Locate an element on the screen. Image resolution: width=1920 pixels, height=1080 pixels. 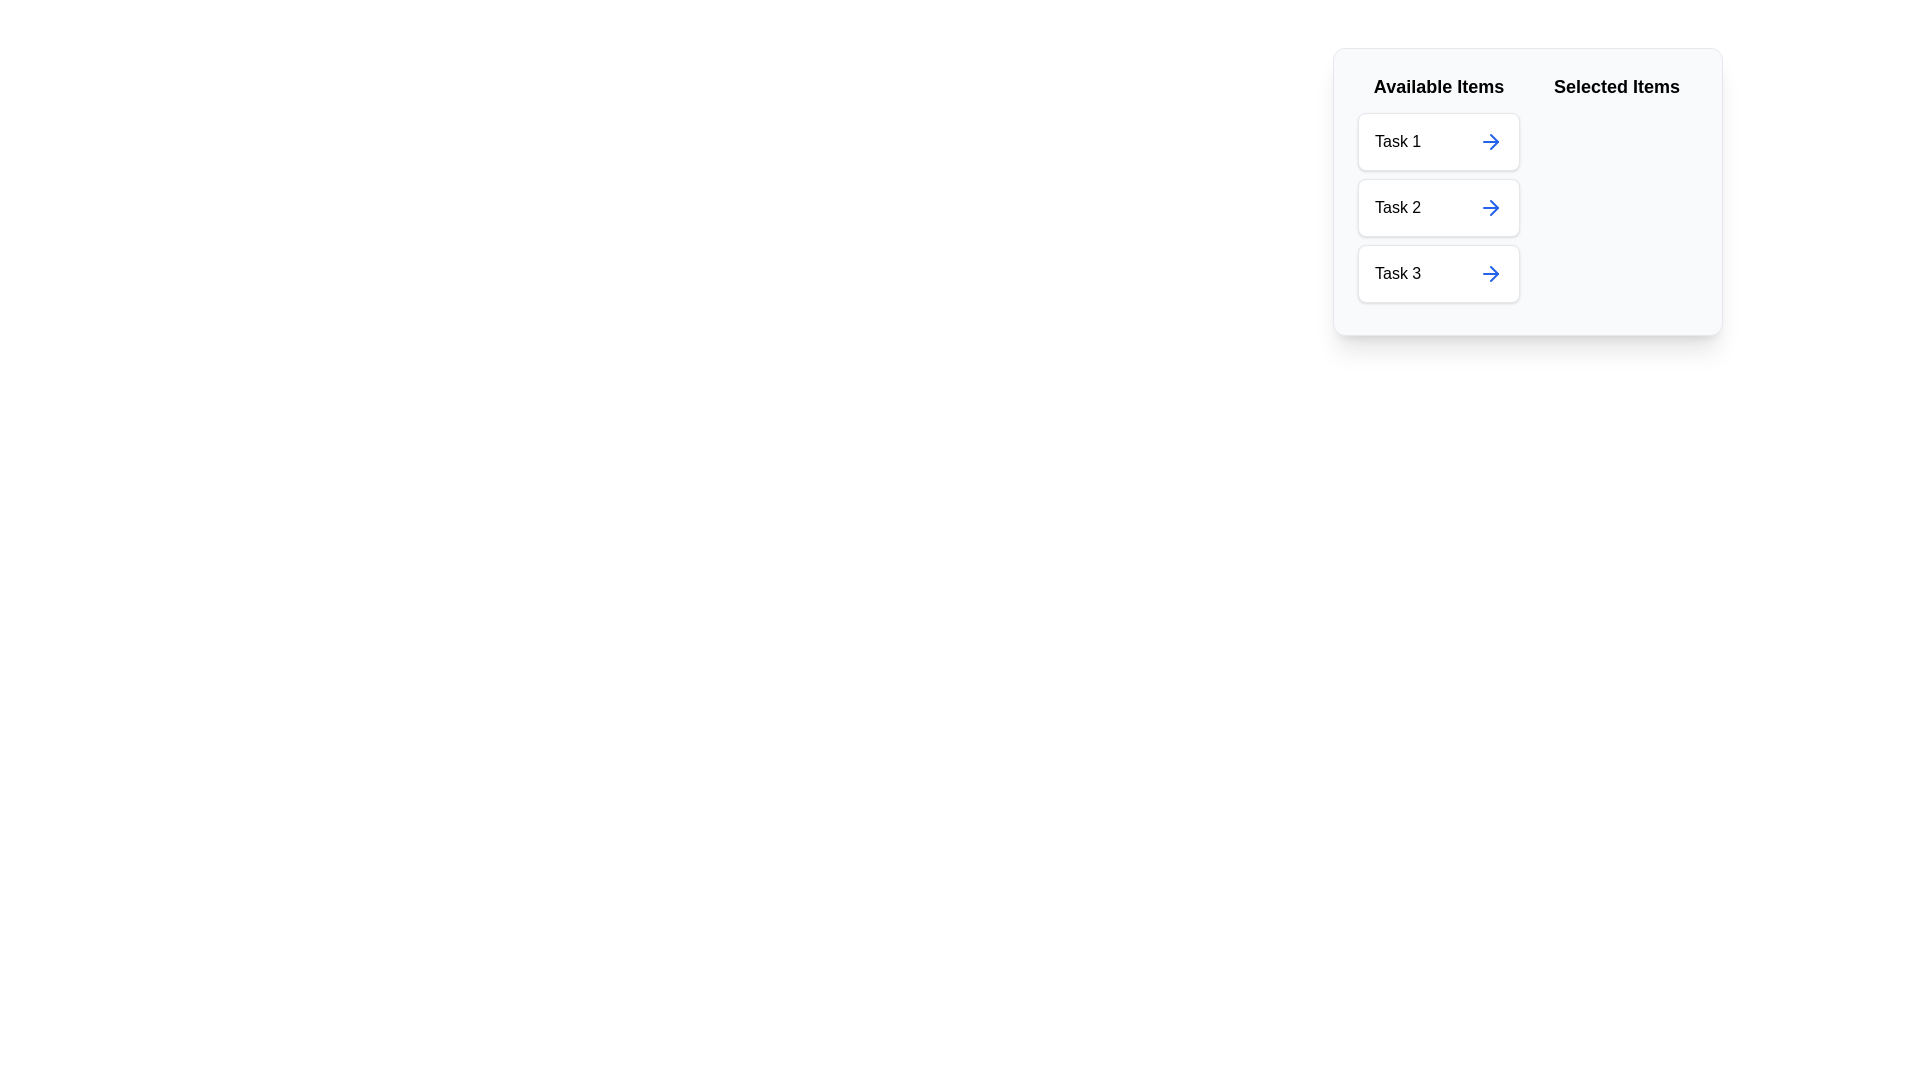
the text label 'Available Items', which is displayed in bold, black font and serves as a prominent title for the section containing the task list is located at coordinates (1438, 86).